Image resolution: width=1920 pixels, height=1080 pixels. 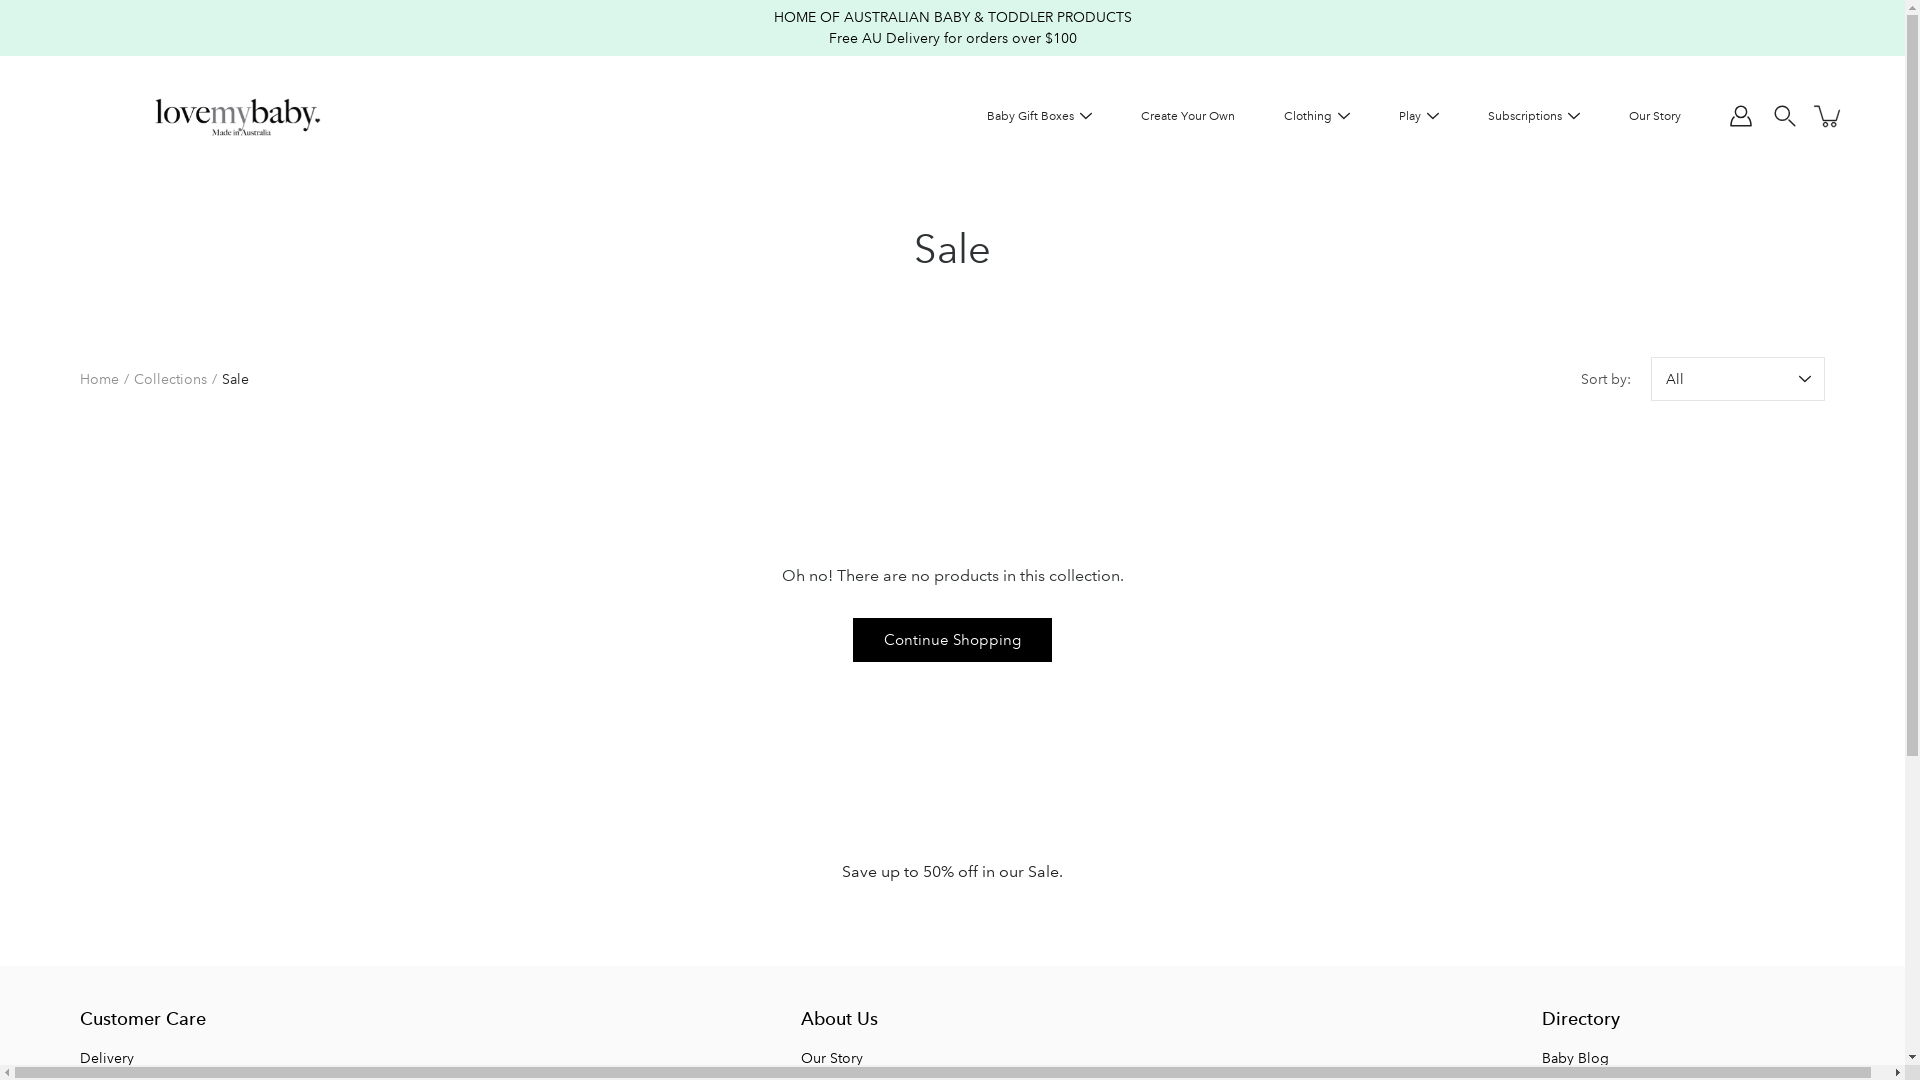 What do you see at coordinates (170, 378) in the screenshot?
I see `'Collections'` at bounding box center [170, 378].